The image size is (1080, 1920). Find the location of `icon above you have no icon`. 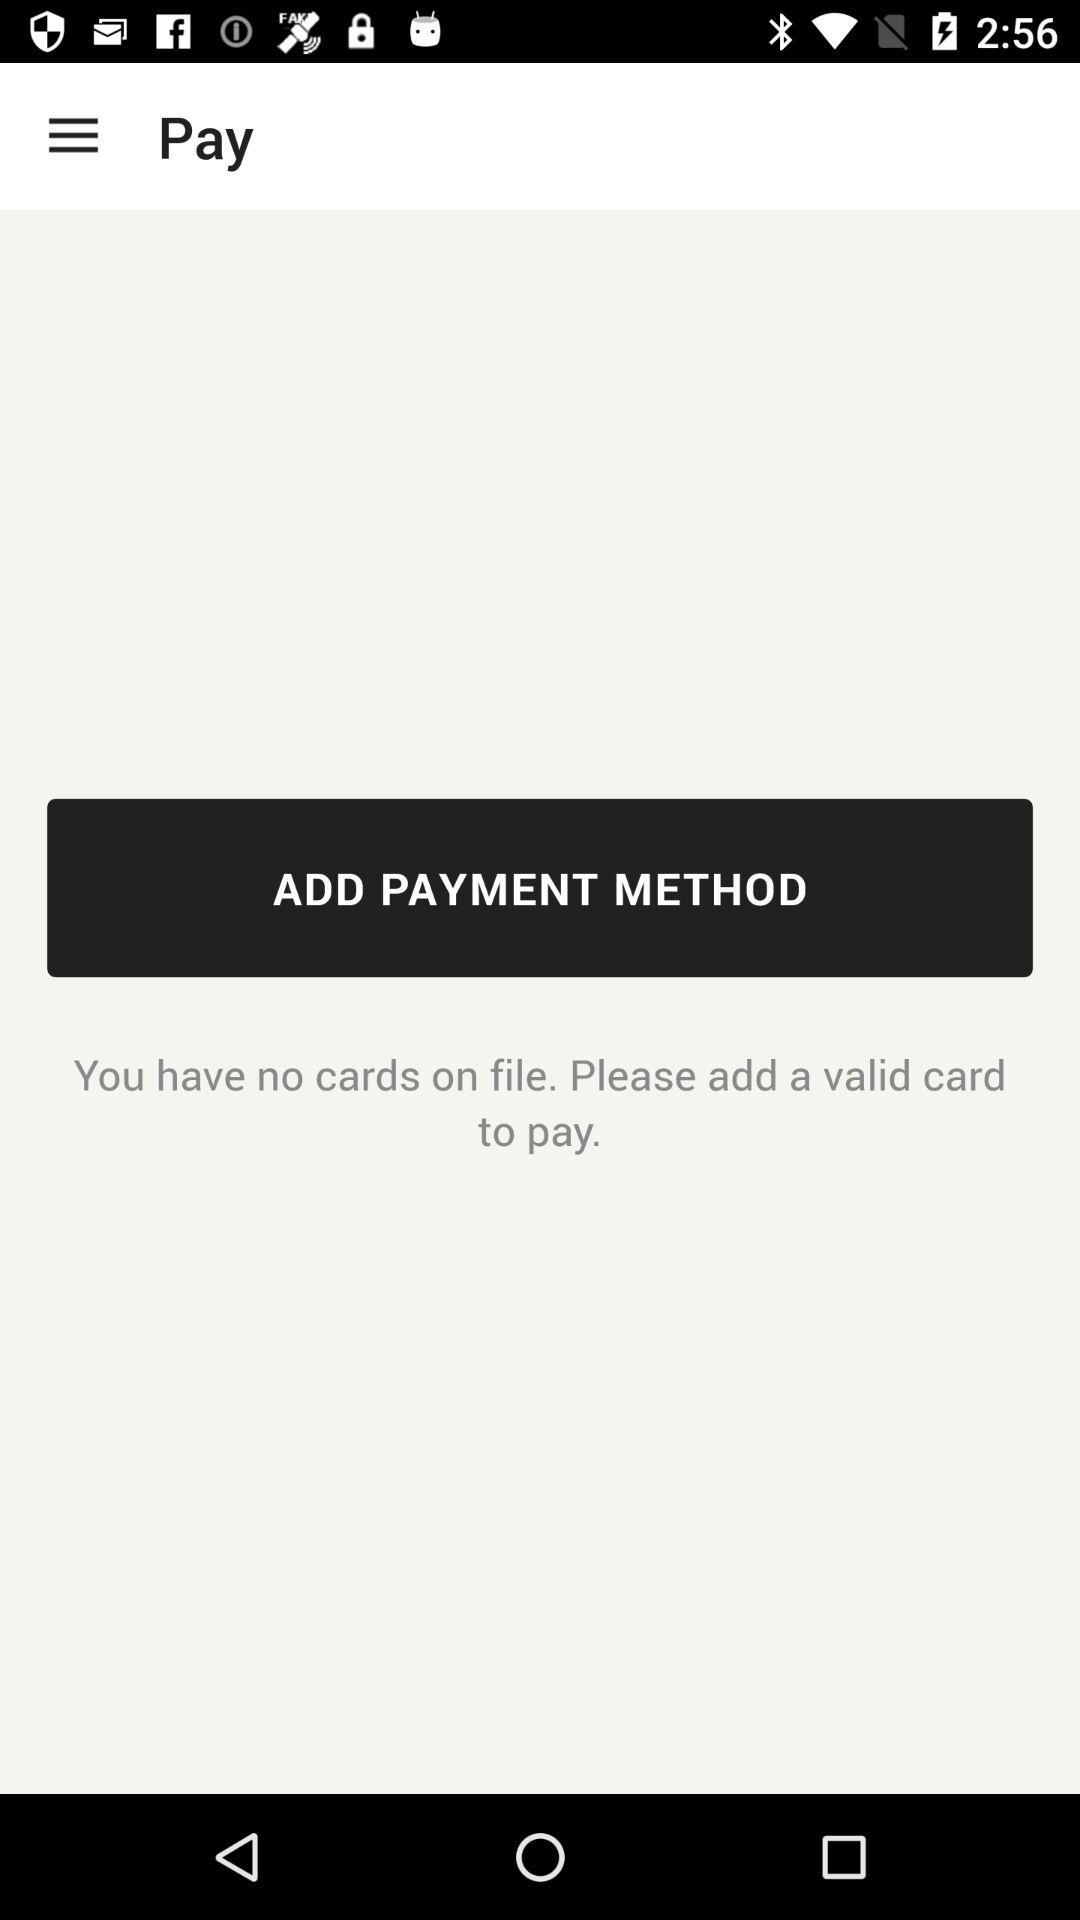

icon above you have no icon is located at coordinates (540, 887).